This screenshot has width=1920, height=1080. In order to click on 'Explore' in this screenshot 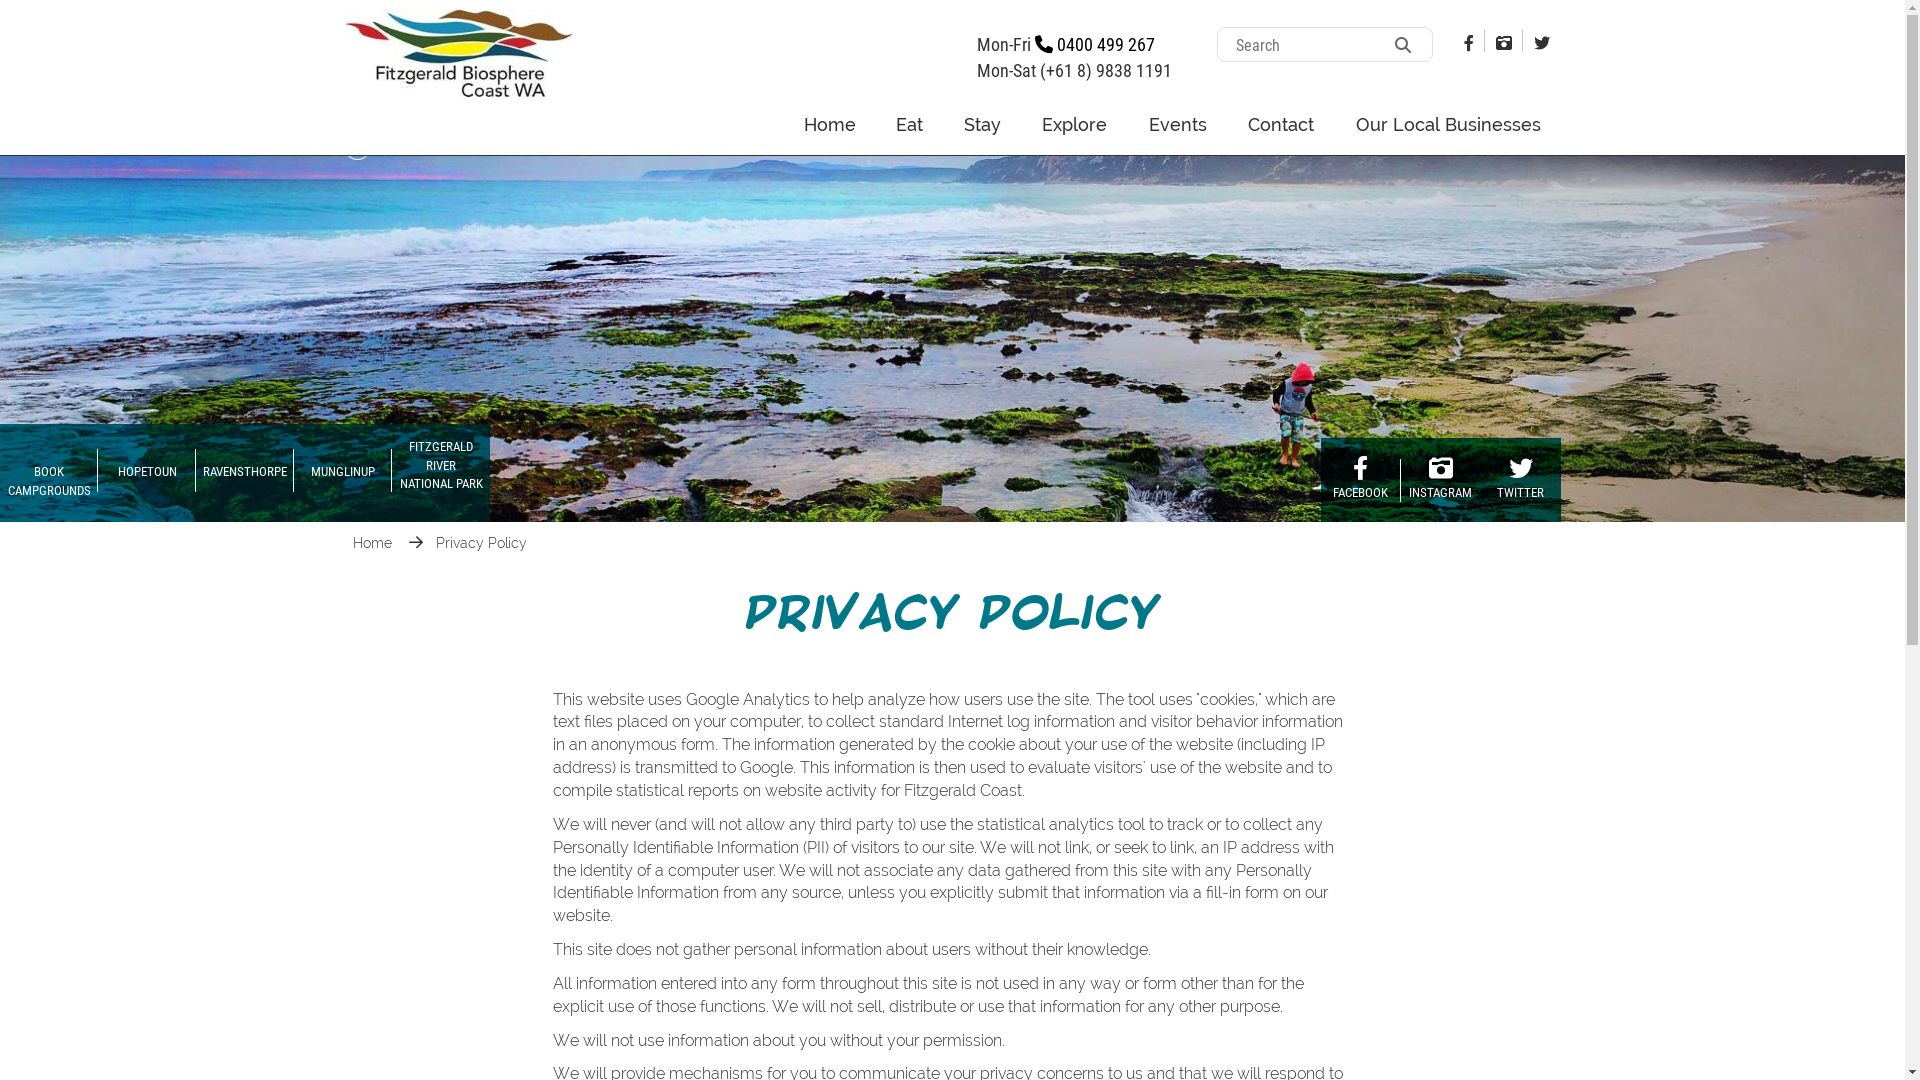, I will do `click(1074, 124)`.